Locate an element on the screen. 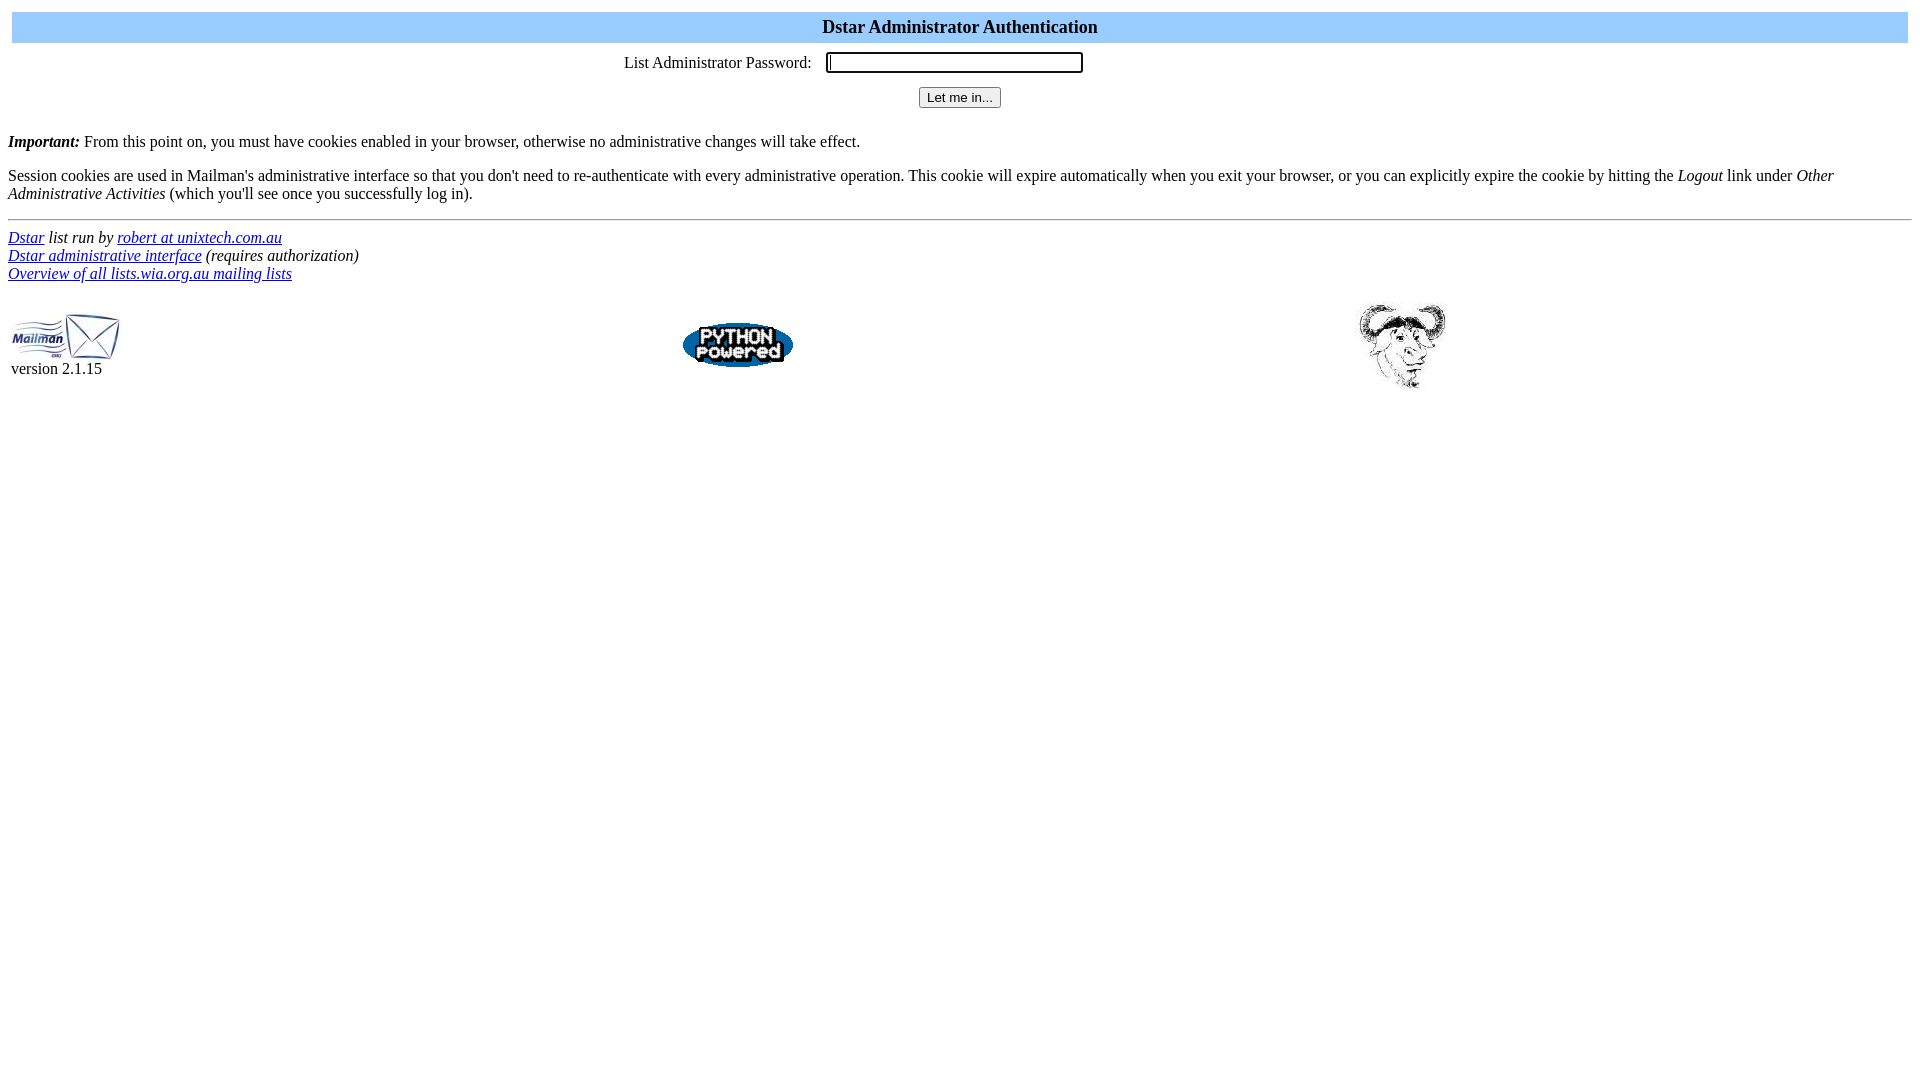 Image resolution: width=1920 pixels, height=1080 pixels. 'Dstar administrative interface' is located at coordinates (104, 254).